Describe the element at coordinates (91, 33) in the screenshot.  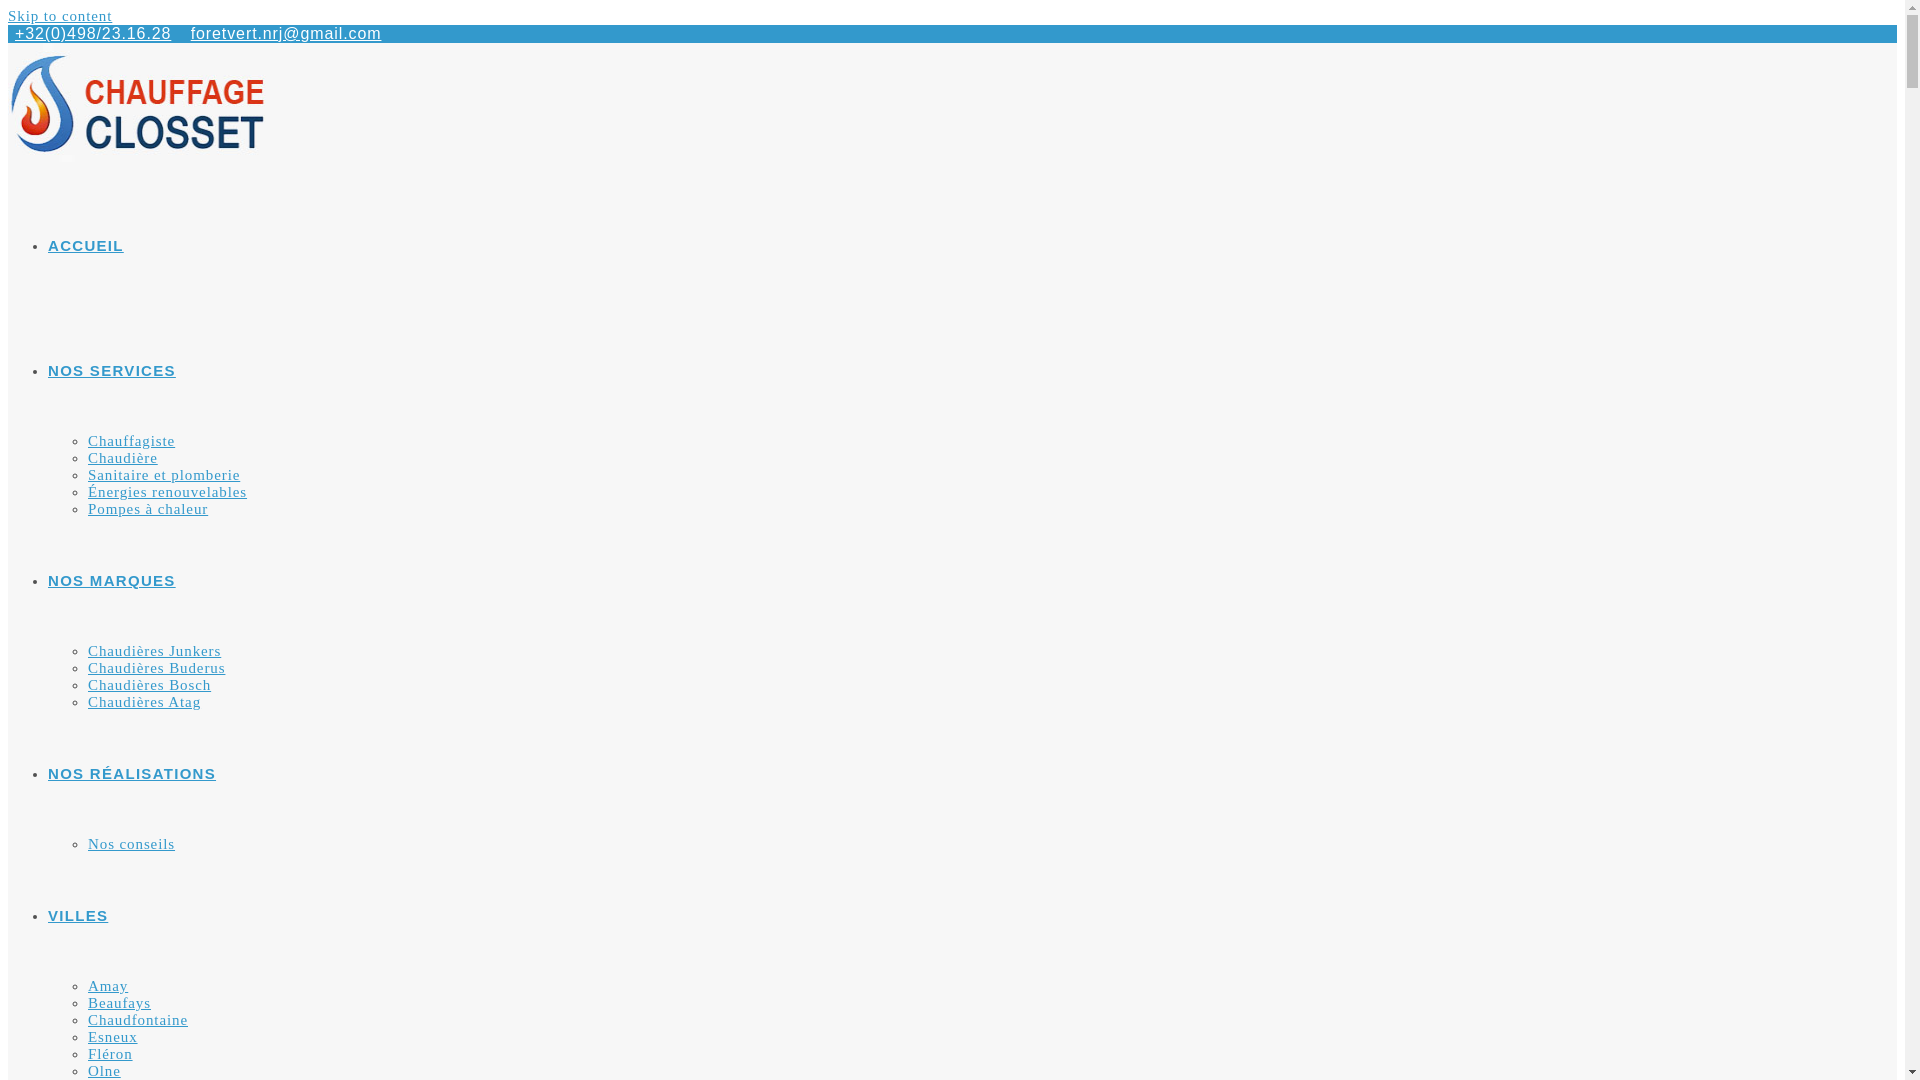
I see `'+32(0)498/23.16.28'` at that location.